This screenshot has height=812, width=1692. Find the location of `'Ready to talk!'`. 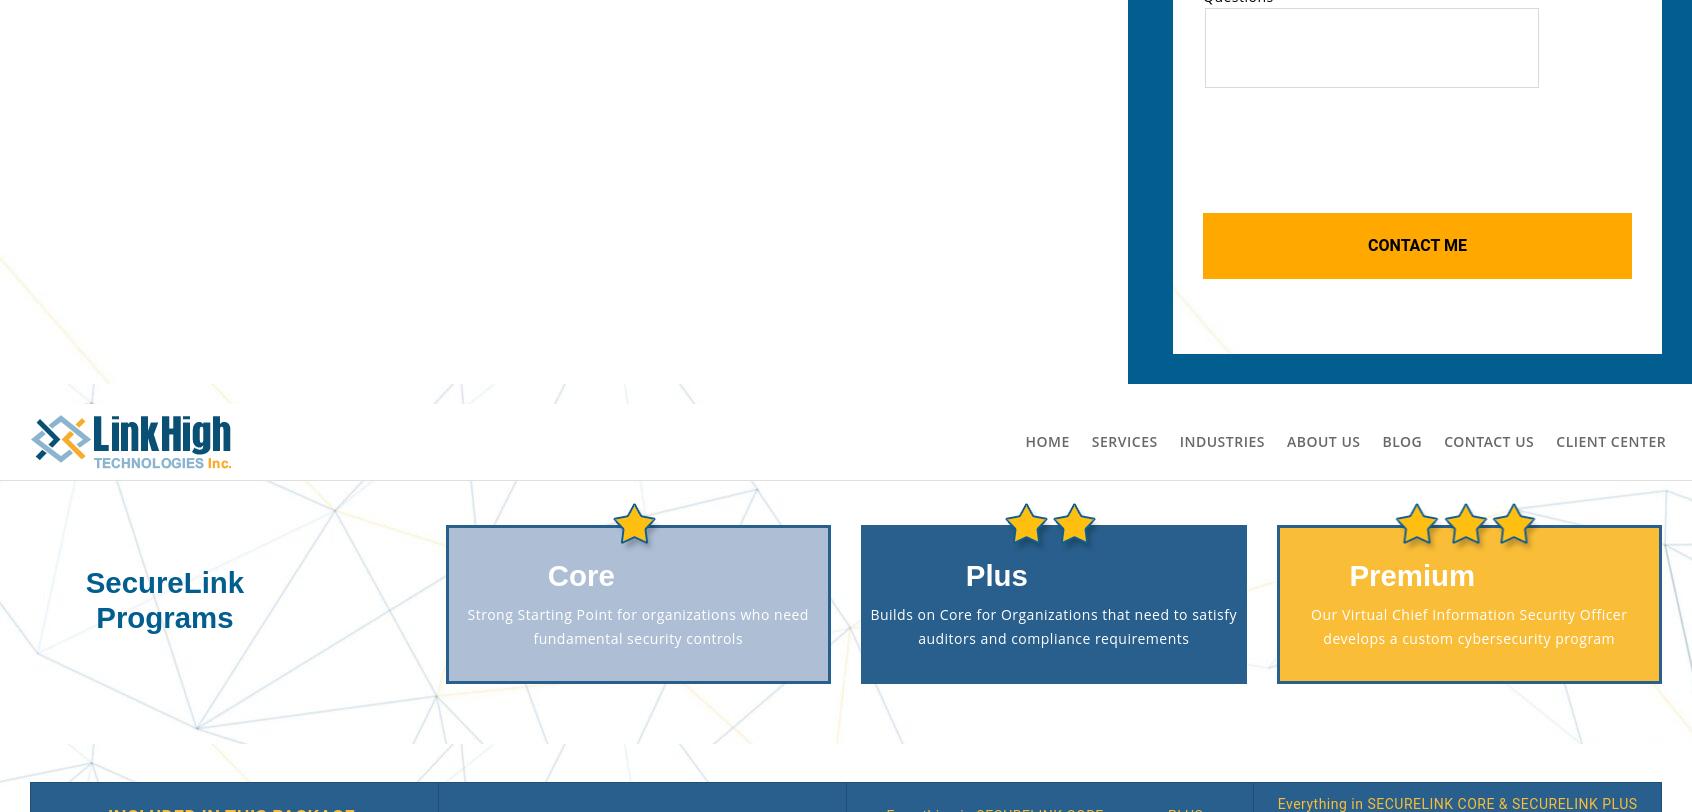

'Ready to talk!' is located at coordinates (1268, 720).